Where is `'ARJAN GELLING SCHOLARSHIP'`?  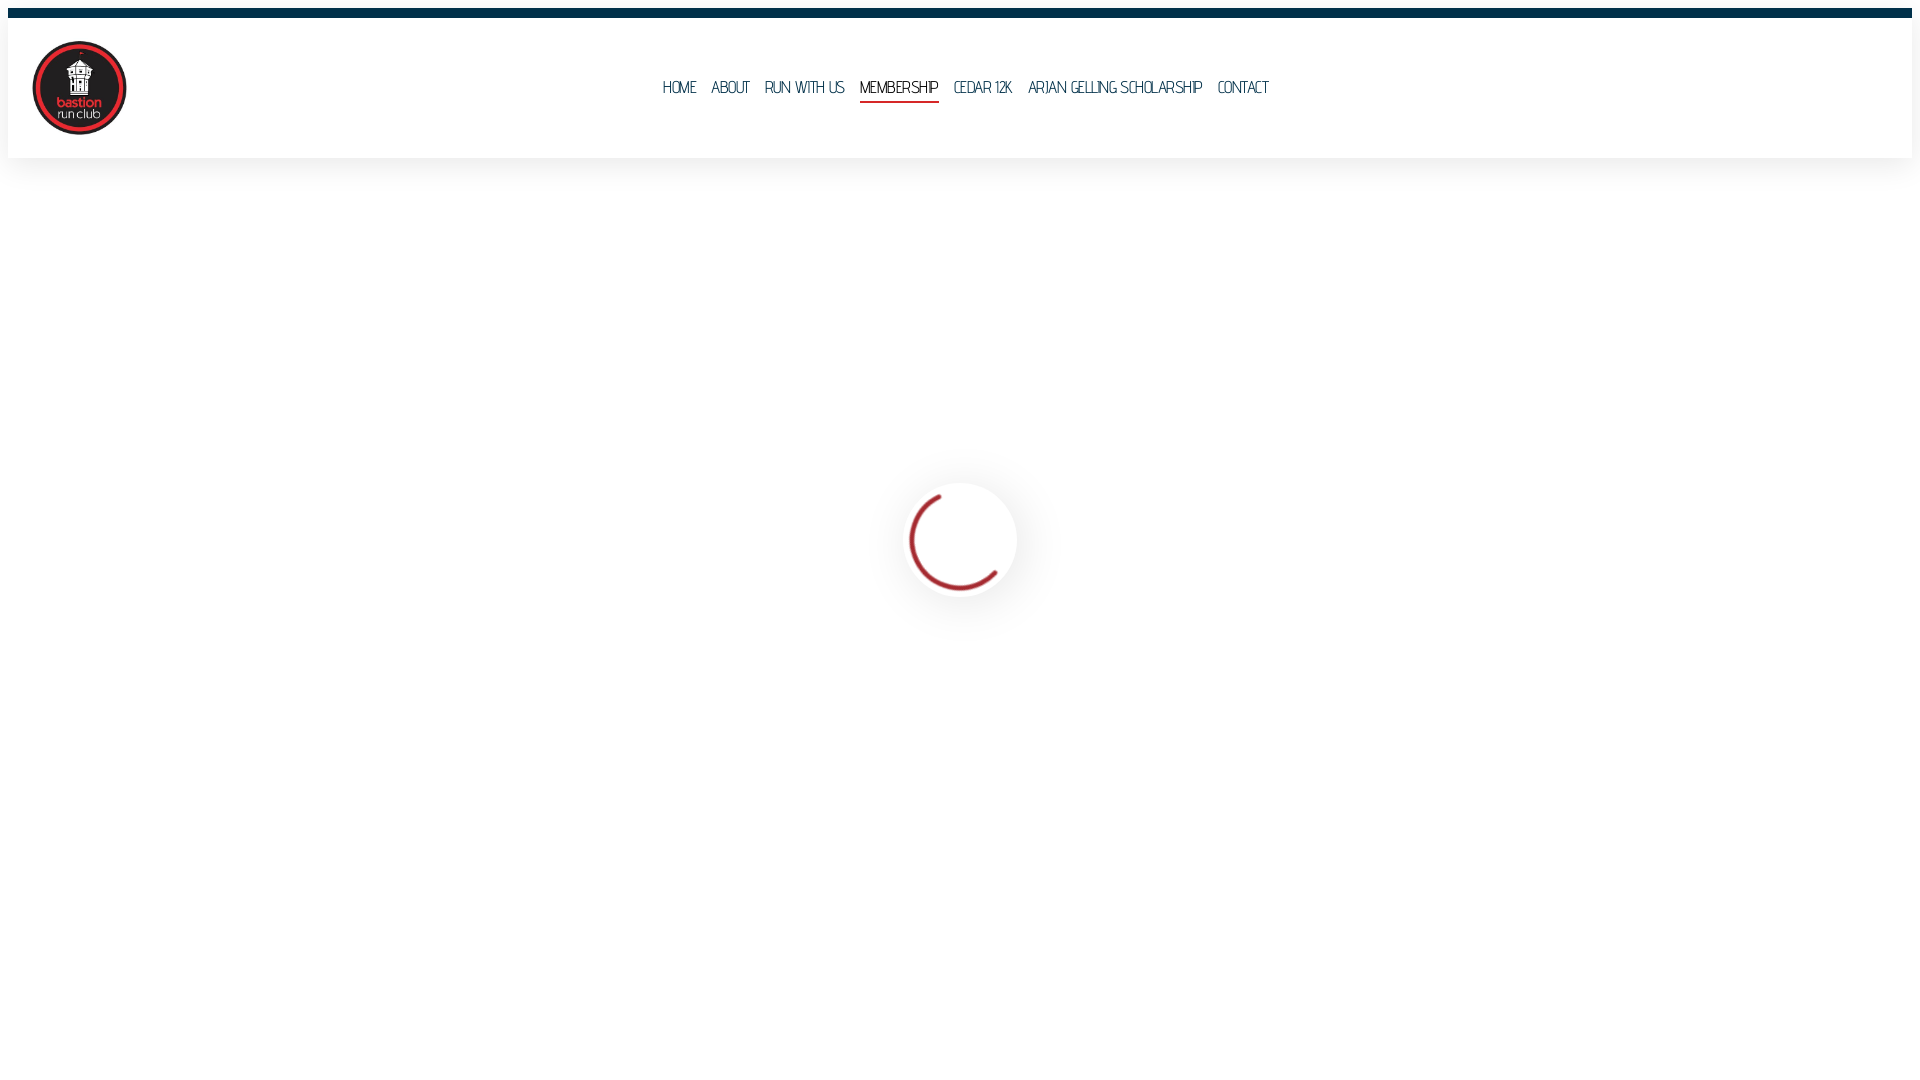 'ARJAN GELLING SCHOLARSHIP' is located at coordinates (1114, 87).